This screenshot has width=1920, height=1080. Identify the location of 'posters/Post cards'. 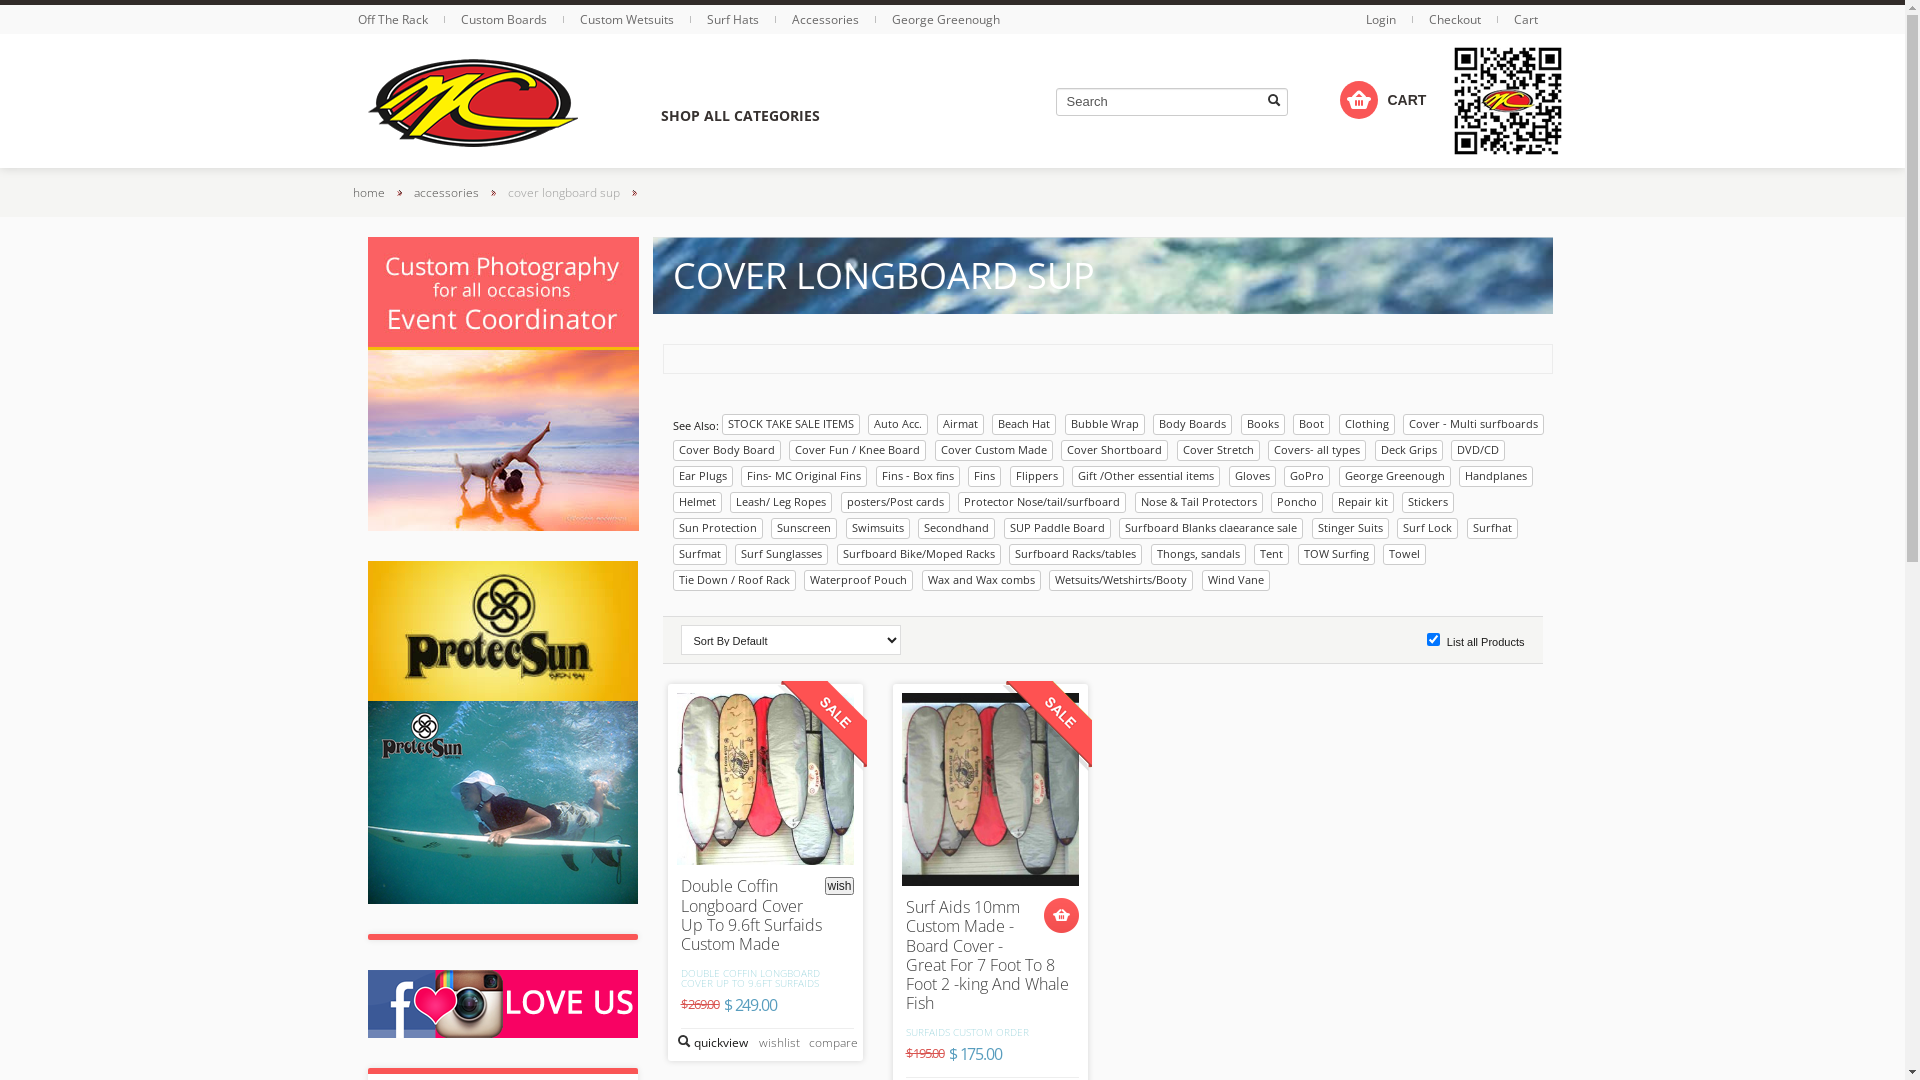
(893, 501).